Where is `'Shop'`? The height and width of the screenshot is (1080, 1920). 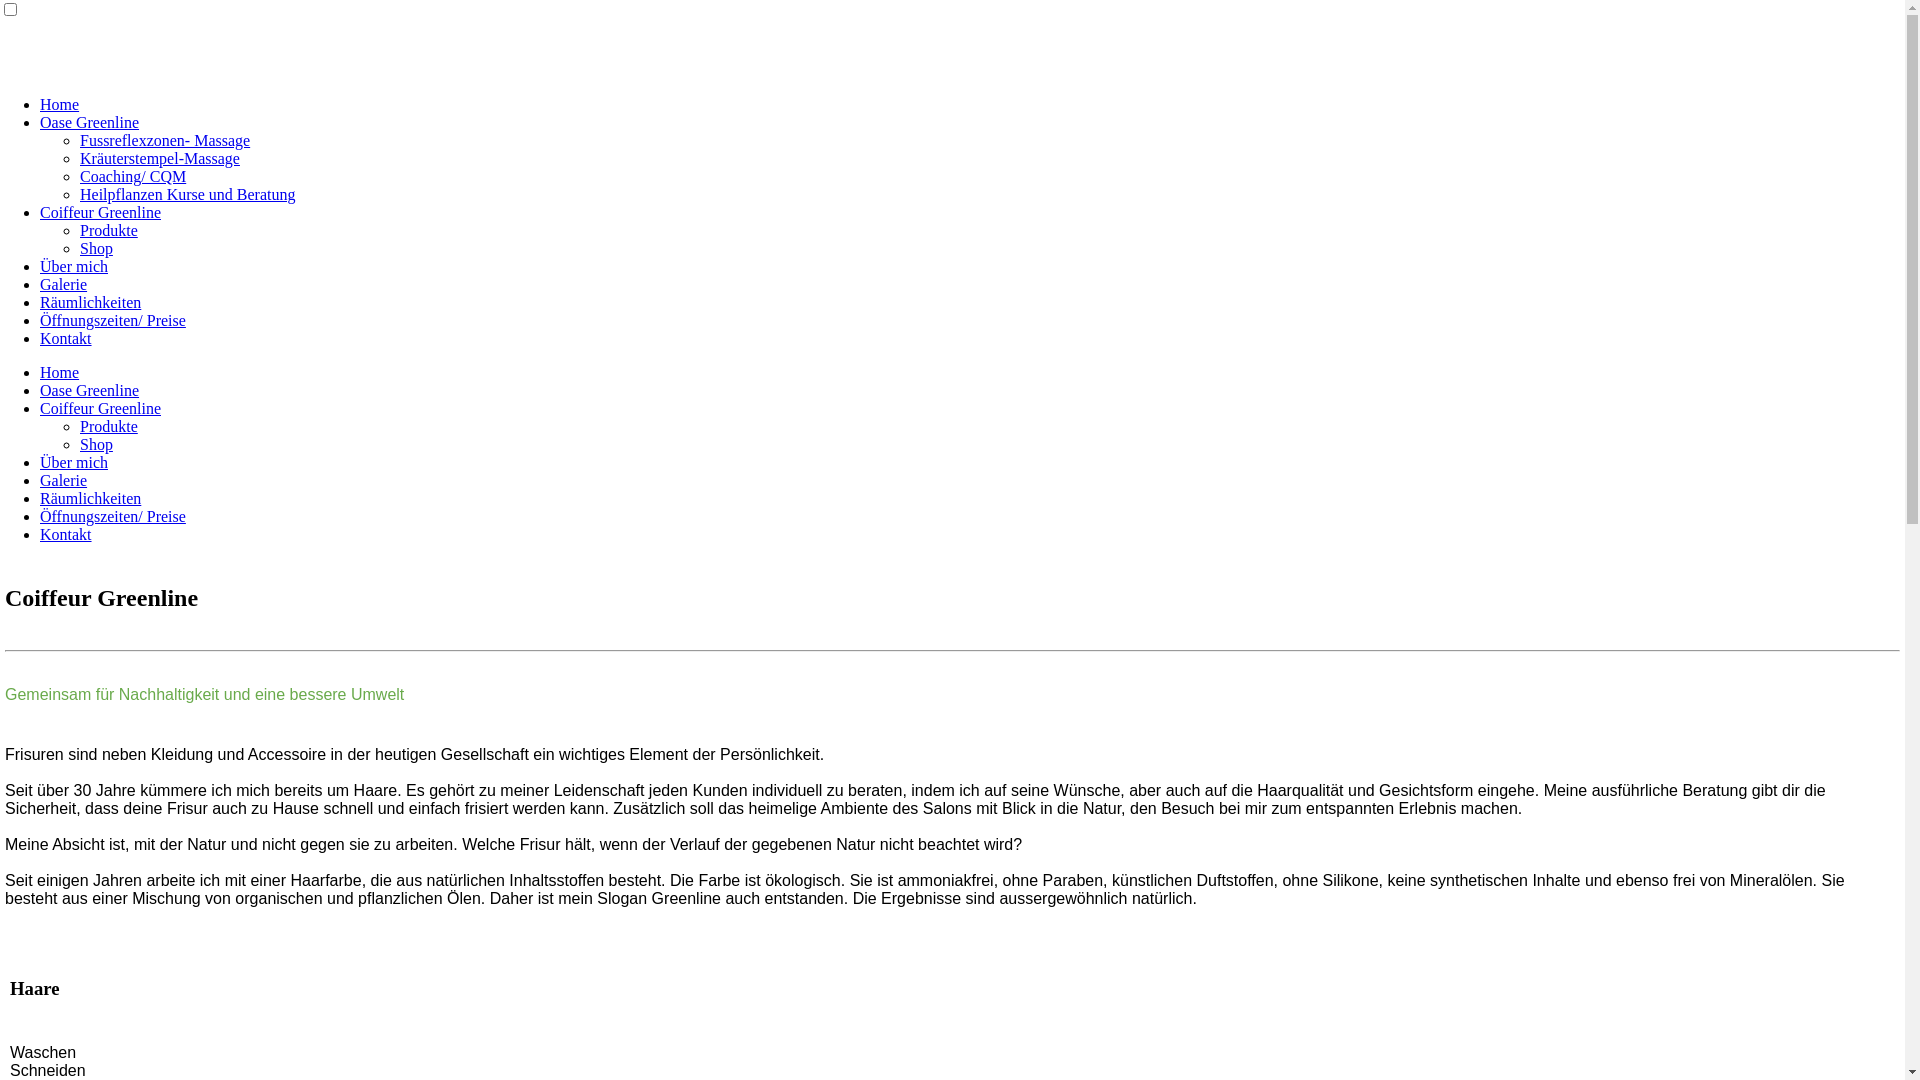
'Shop' is located at coordinates (95, 247).